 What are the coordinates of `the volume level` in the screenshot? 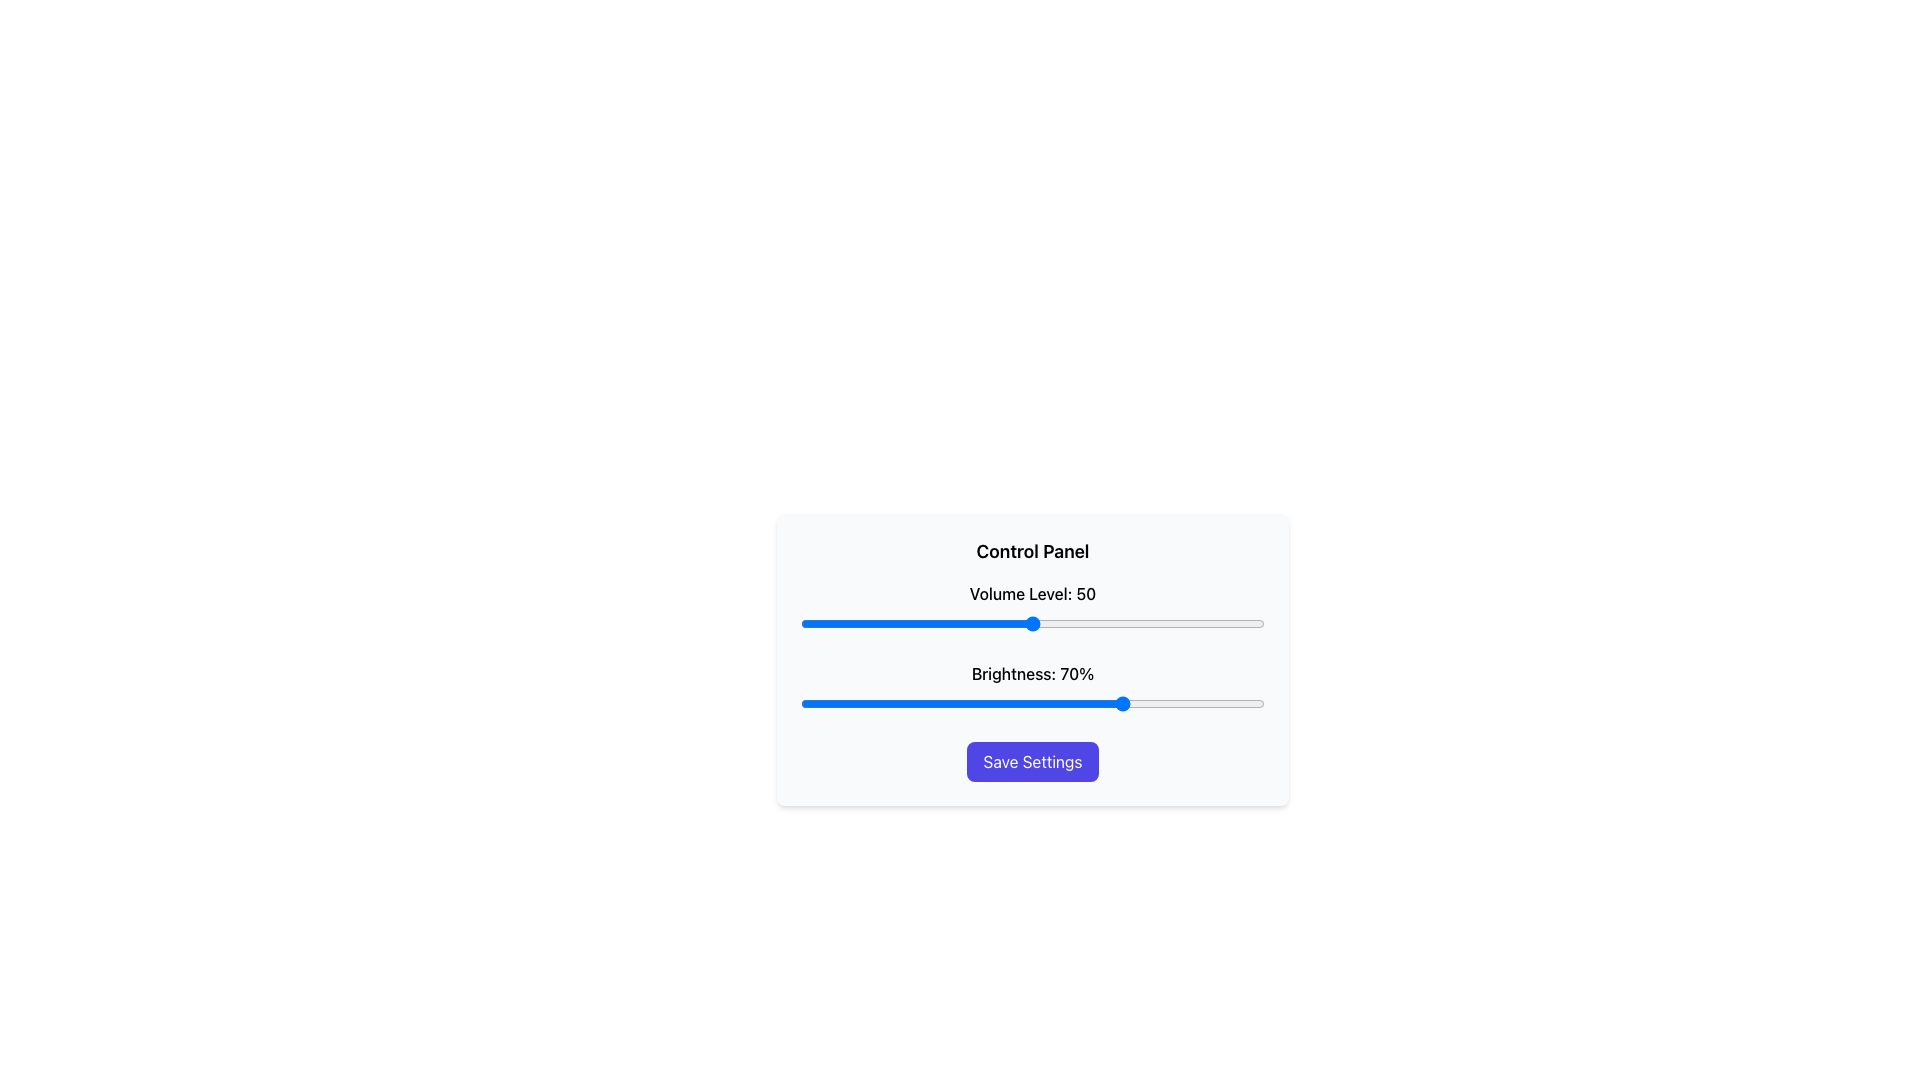 It's located at (1250, 623).